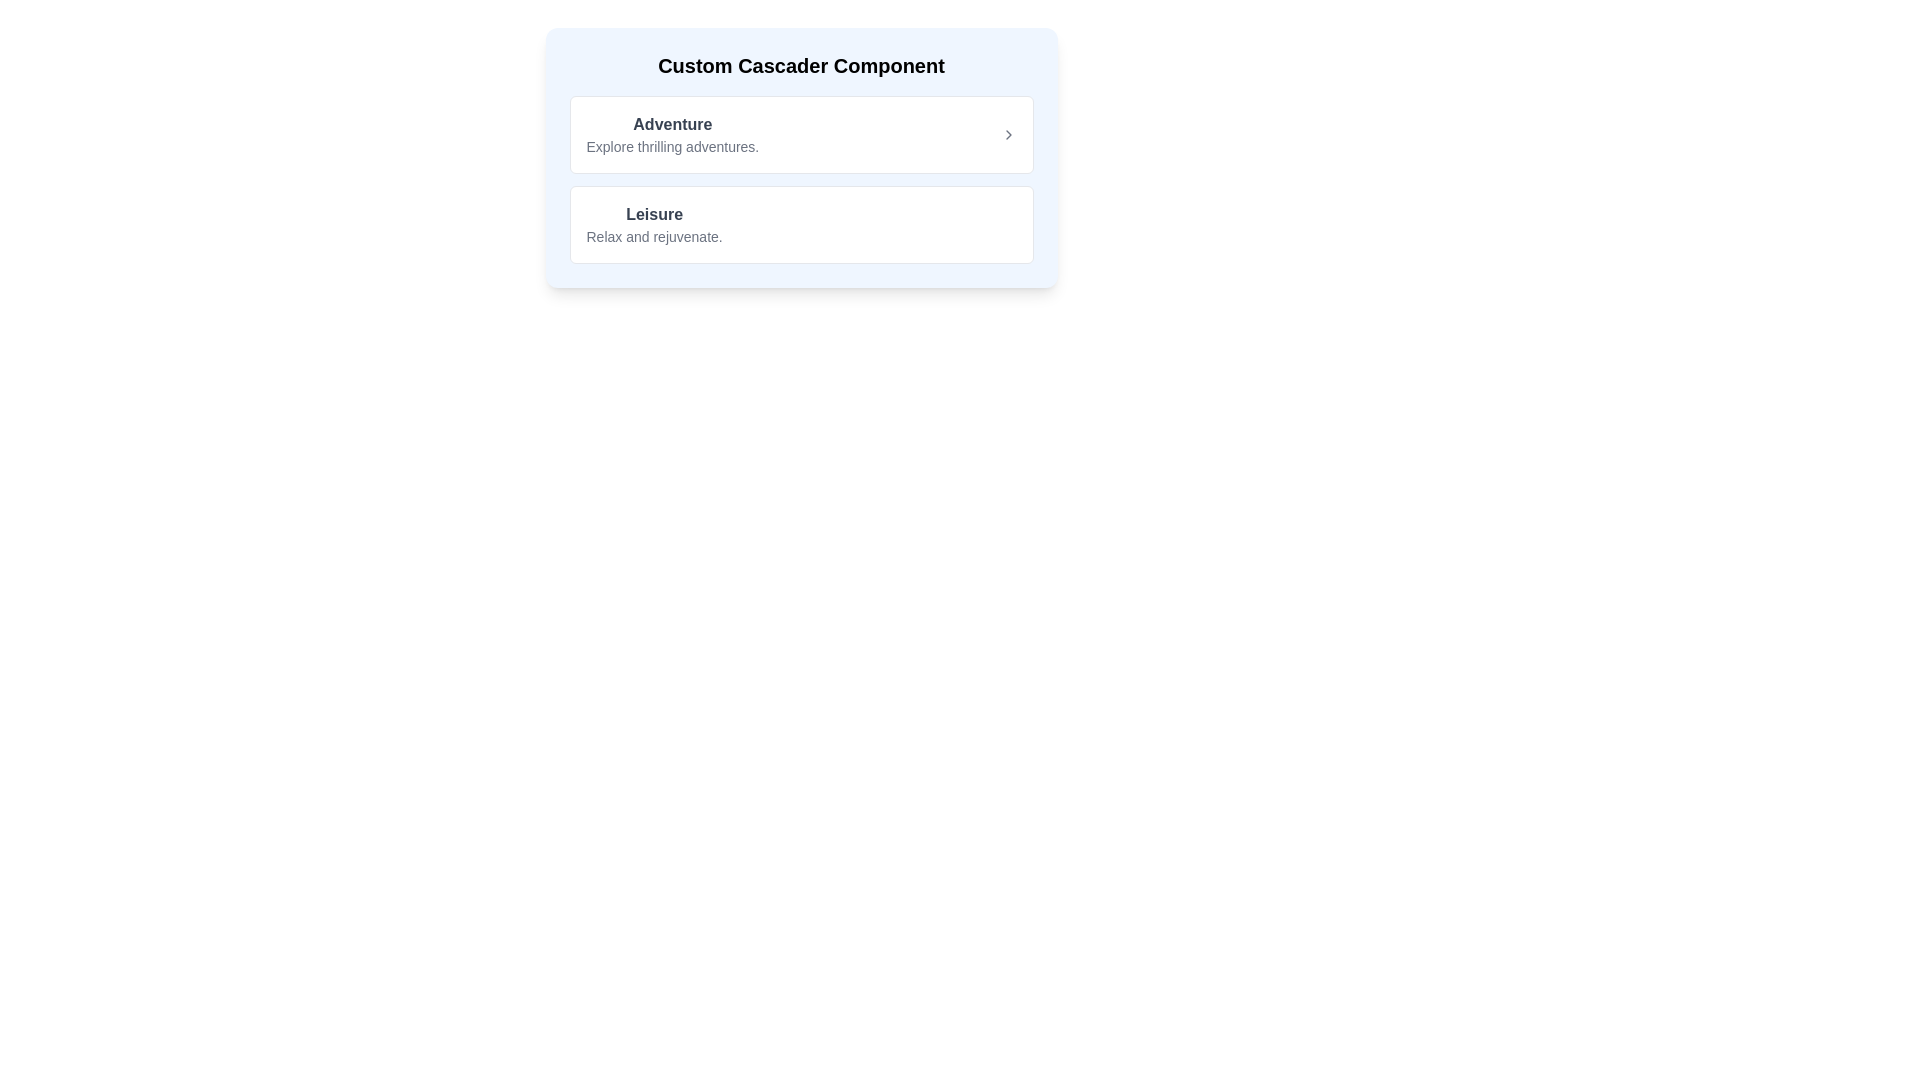  Describe the element at coordinates (801, 135) in the screenshot. I see `the first selectable card option for adventures in the vertically stacked list, which is located above the 'Leisure - Relax and rejuvenate.' card` at that location.